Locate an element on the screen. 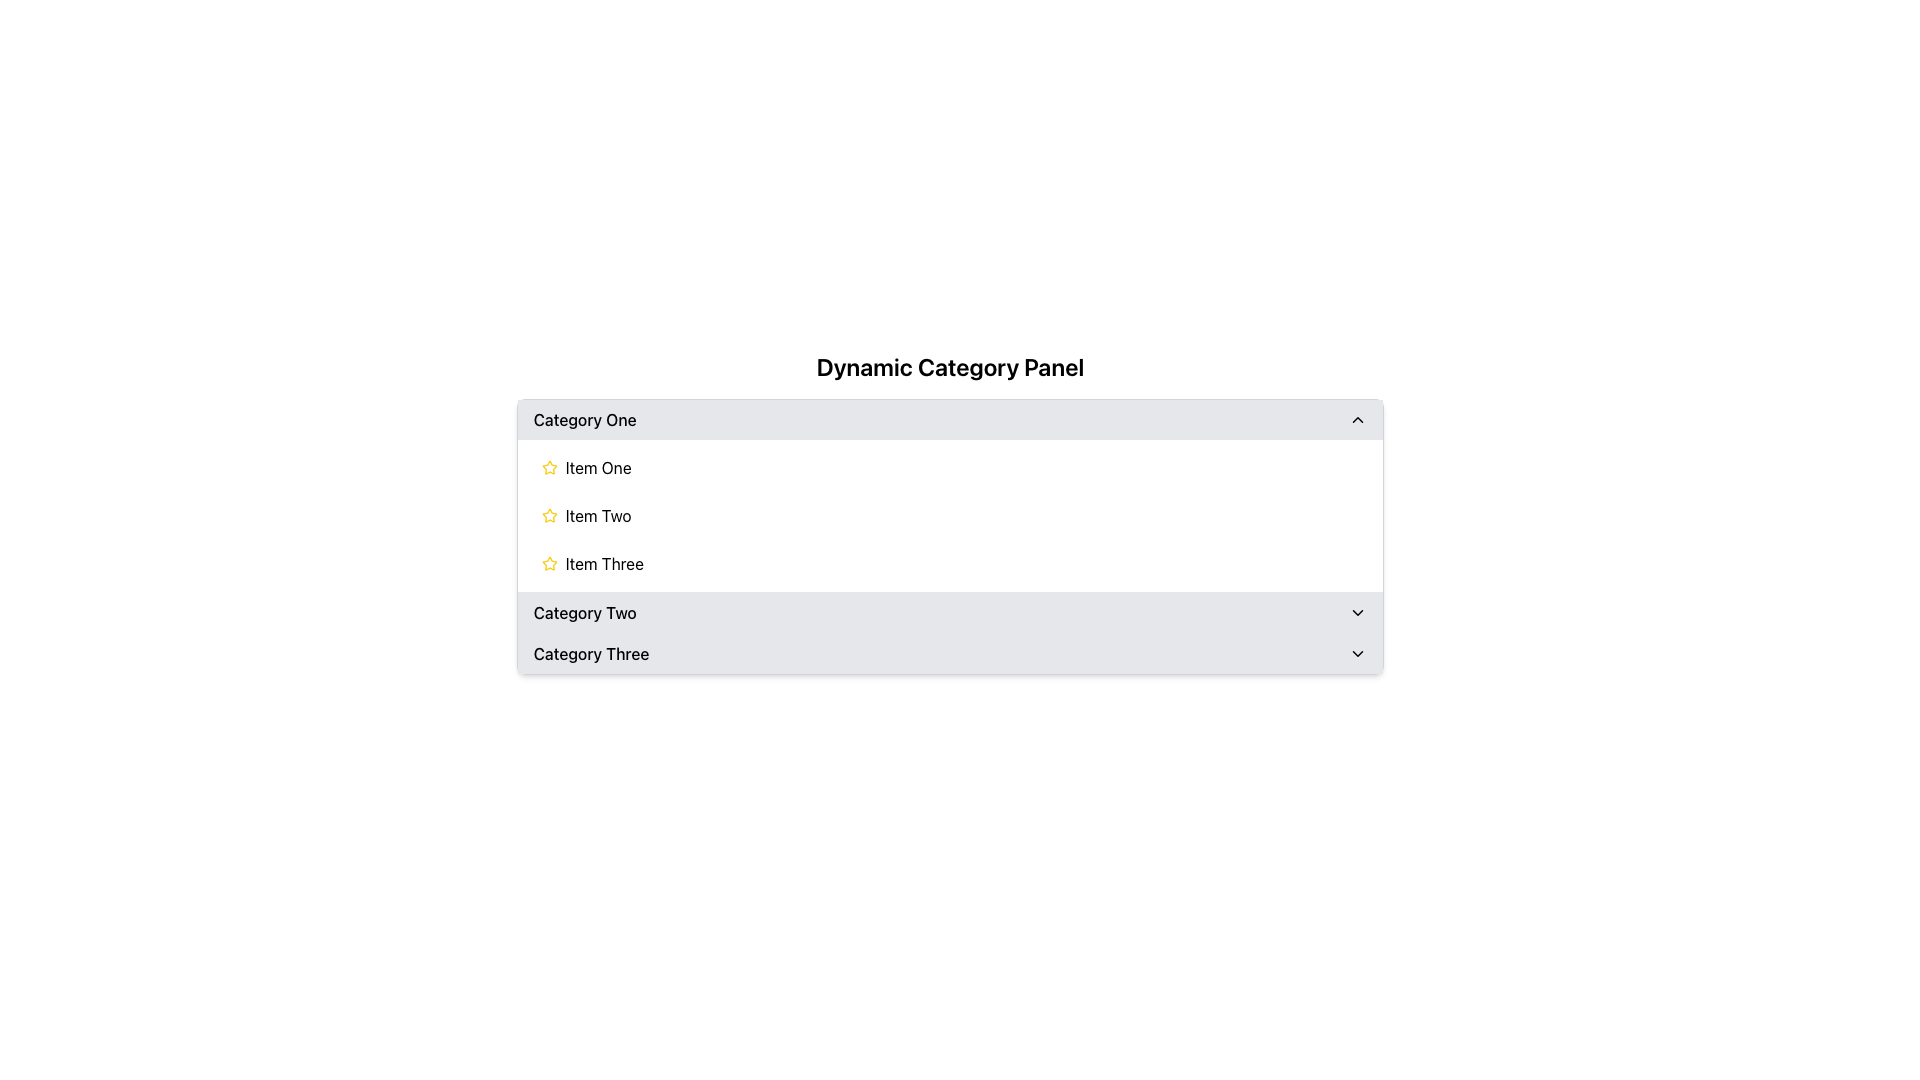 The width and height of the screenshot is (1920, 1080). text from the bold and enlarged header labeled 'Dynamic Category Panel' located at the top of the panel is located at coordinates (949, 366).